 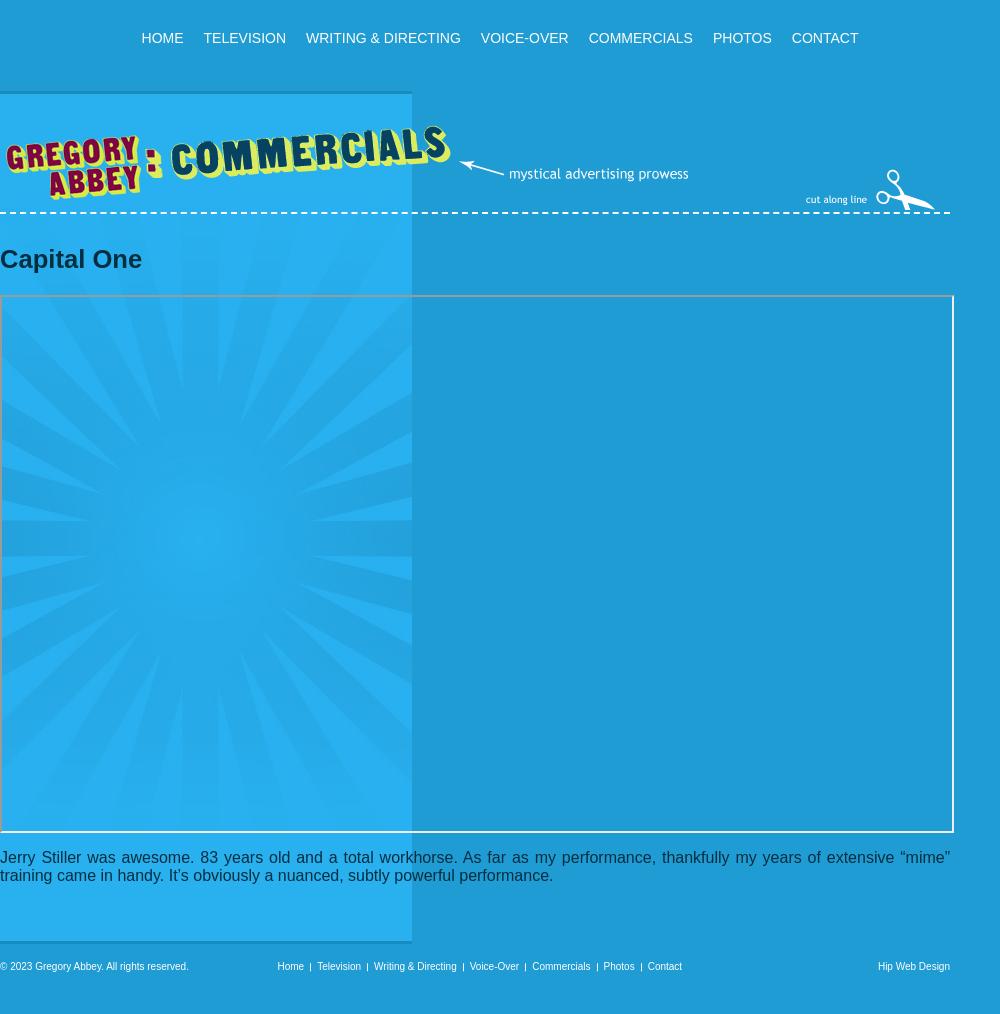 I want to click on 'Hip Web Design', so click(x=913, y=966).